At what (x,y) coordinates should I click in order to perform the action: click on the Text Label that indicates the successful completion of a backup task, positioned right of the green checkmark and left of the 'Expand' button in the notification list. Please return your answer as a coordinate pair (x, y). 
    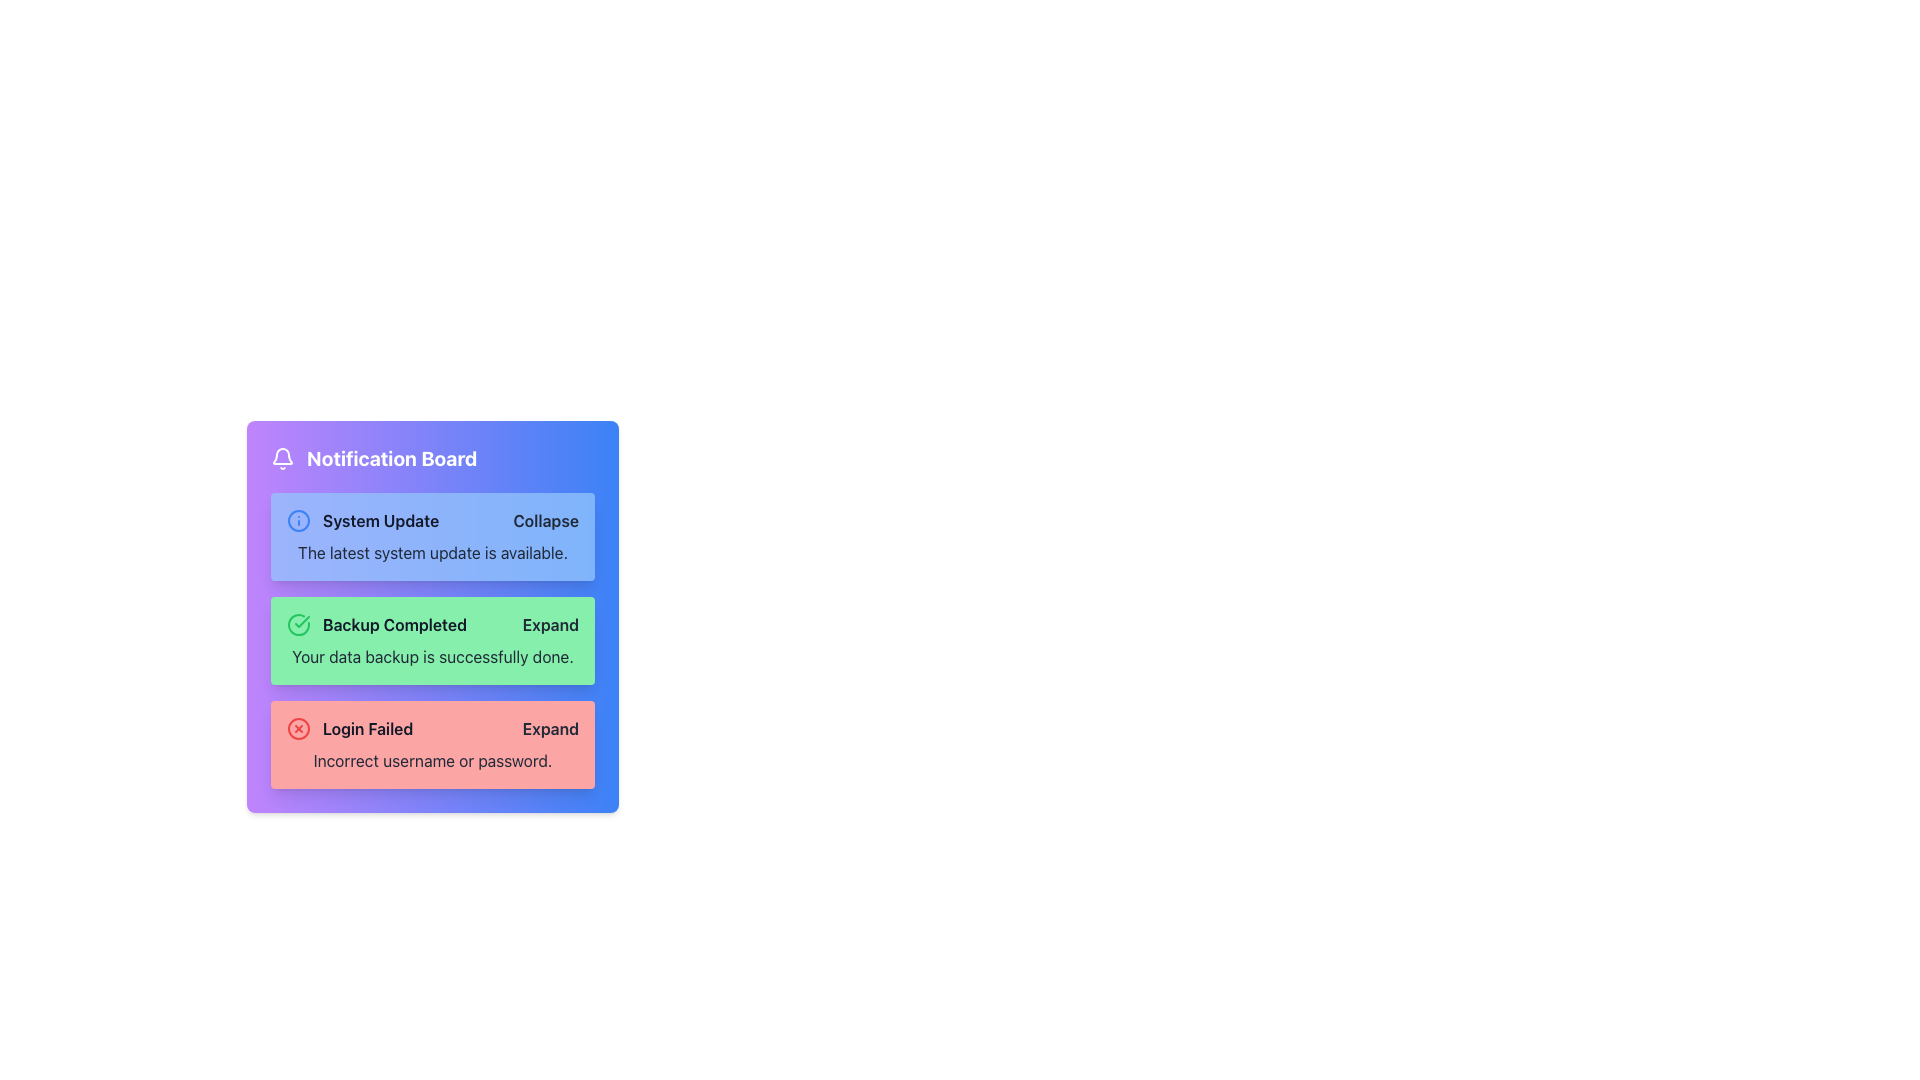
    Looking at the image, I should click on (394, 623).